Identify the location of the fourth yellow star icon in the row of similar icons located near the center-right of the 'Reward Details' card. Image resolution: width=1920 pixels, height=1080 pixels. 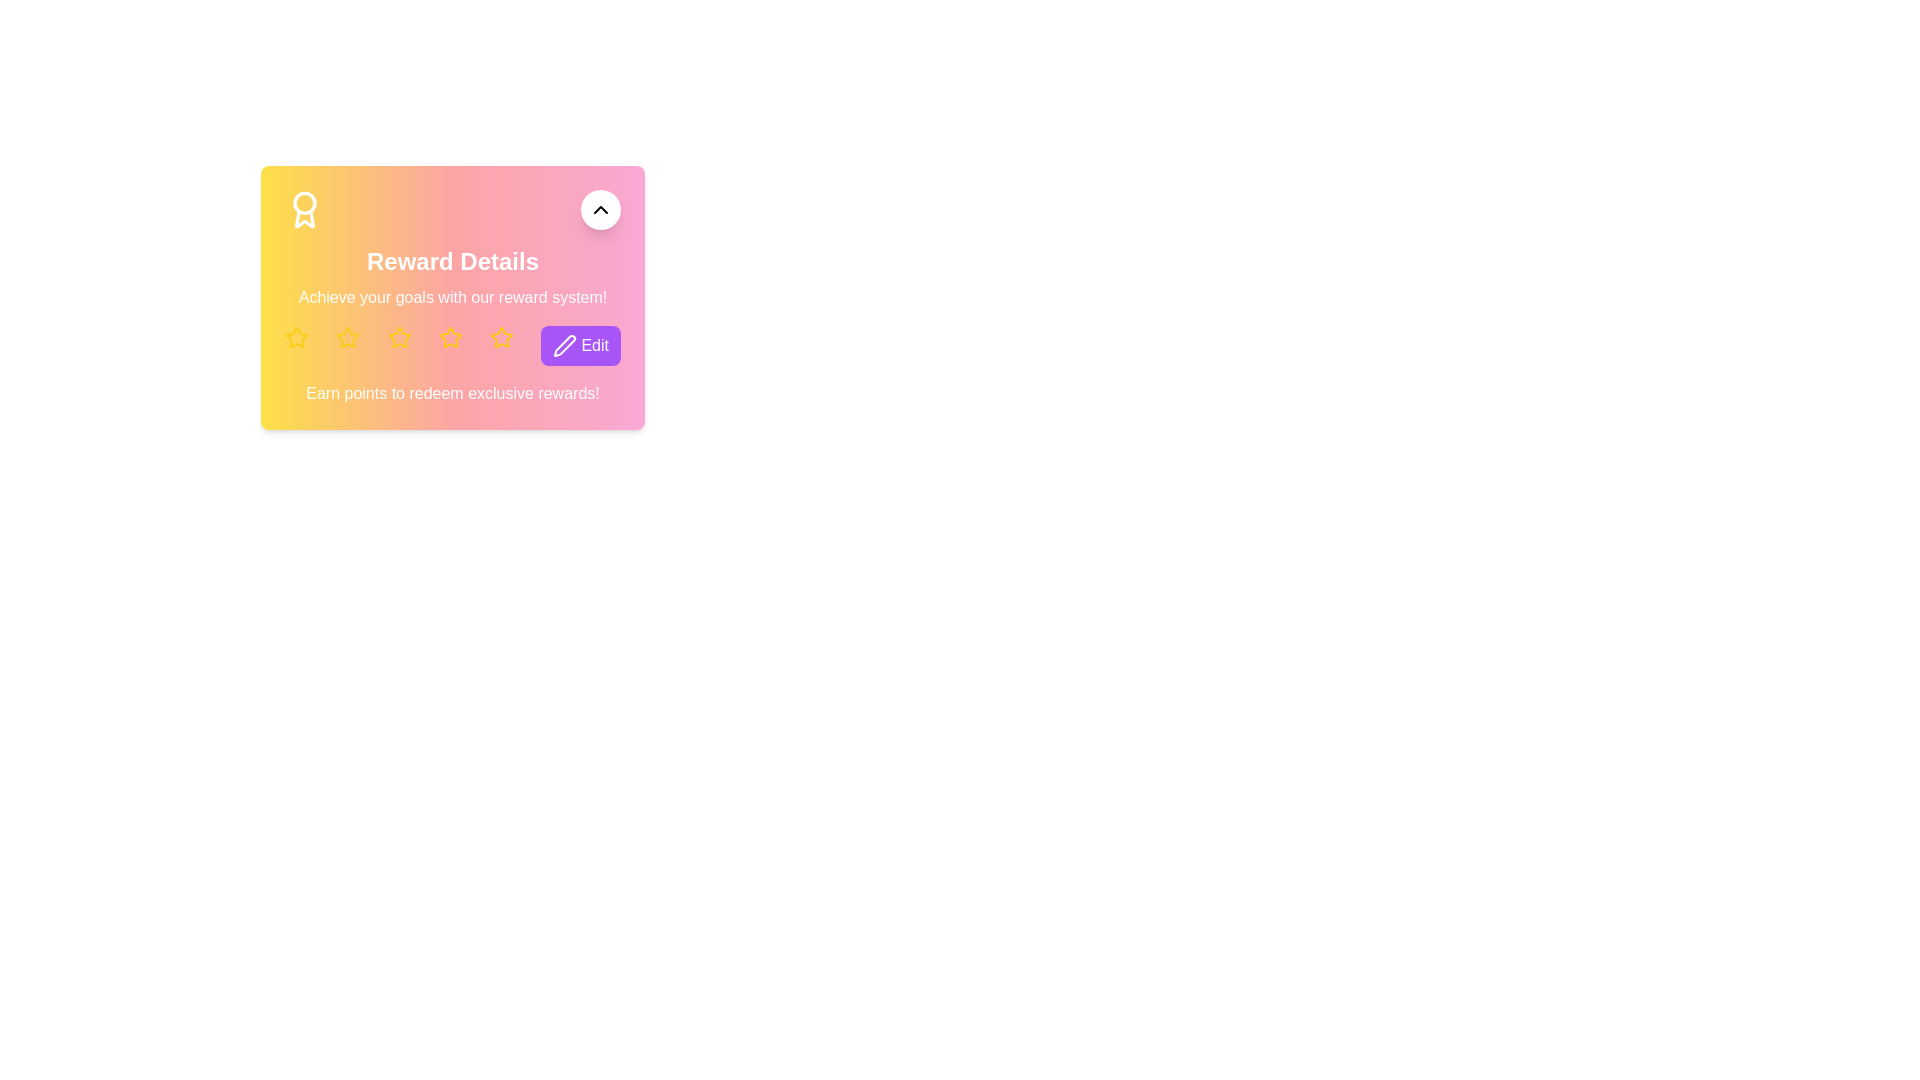
(451, 345).